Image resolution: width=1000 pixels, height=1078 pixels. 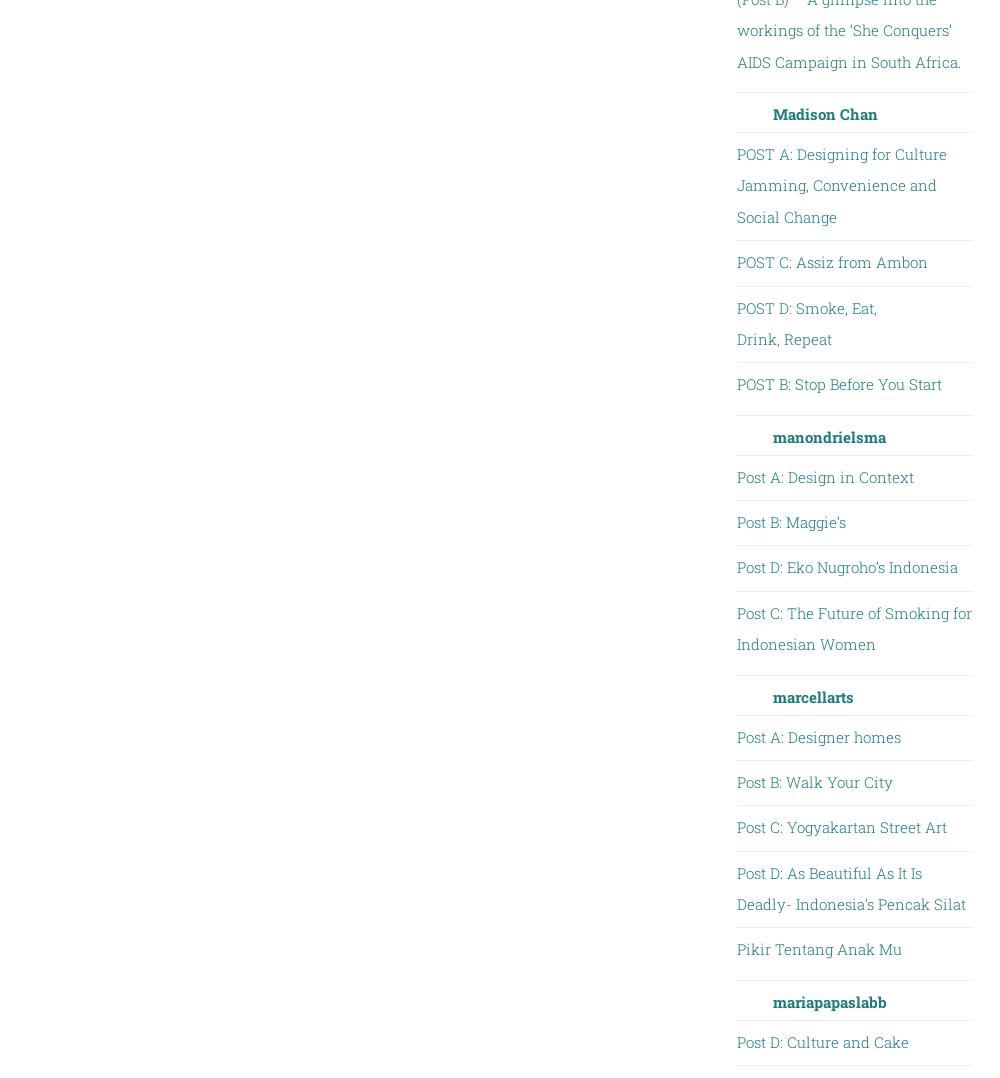 What do you see at coordinates (735, 566) in the screenshot?
I see `'Post D: Eko Nugroho’s Indonesia'` at bounding box center [735, 566].